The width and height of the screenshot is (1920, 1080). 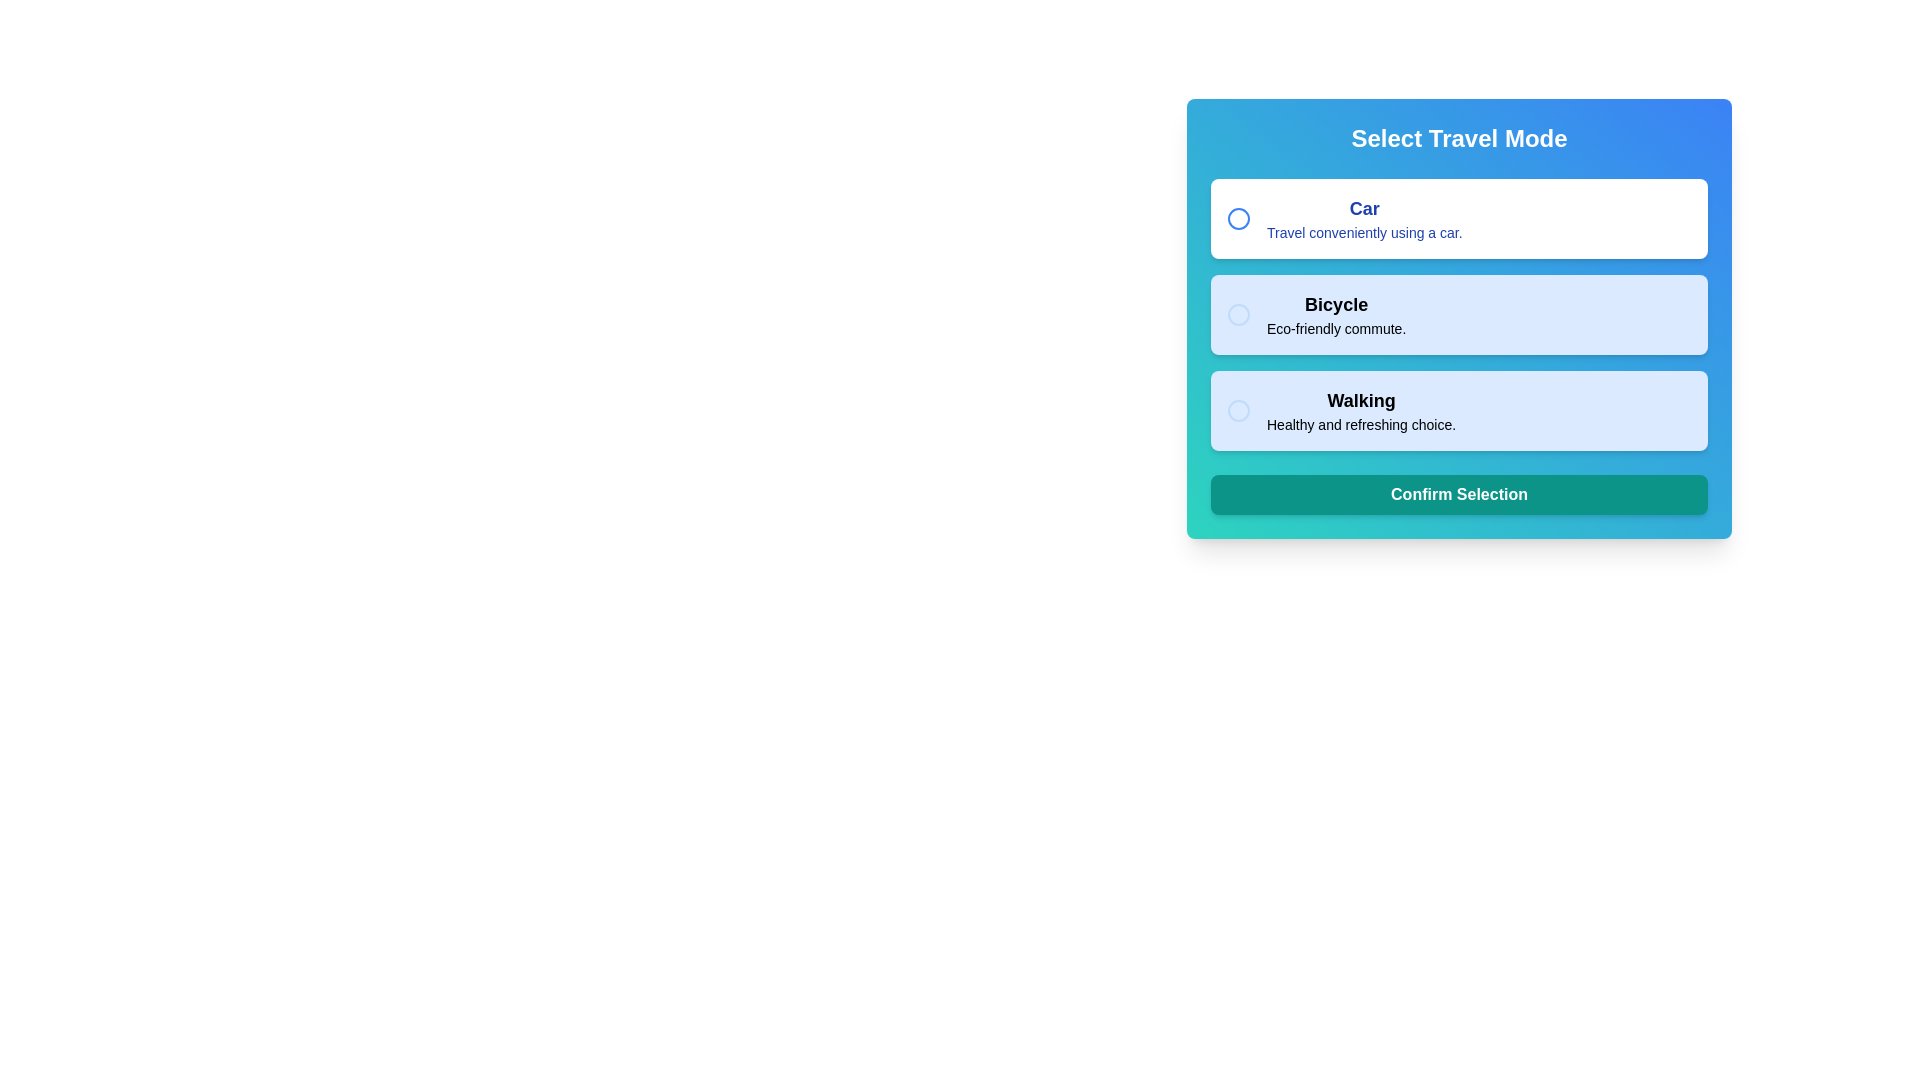 What do you see at coordinates (1363, 231) in the screenshot?
I see `the text label component that reads 'Travel conveniently using a car.' which is positioned below the bold 'Car' title in the interface's vertical list of travel modes` at bounding box center [1363, 231].